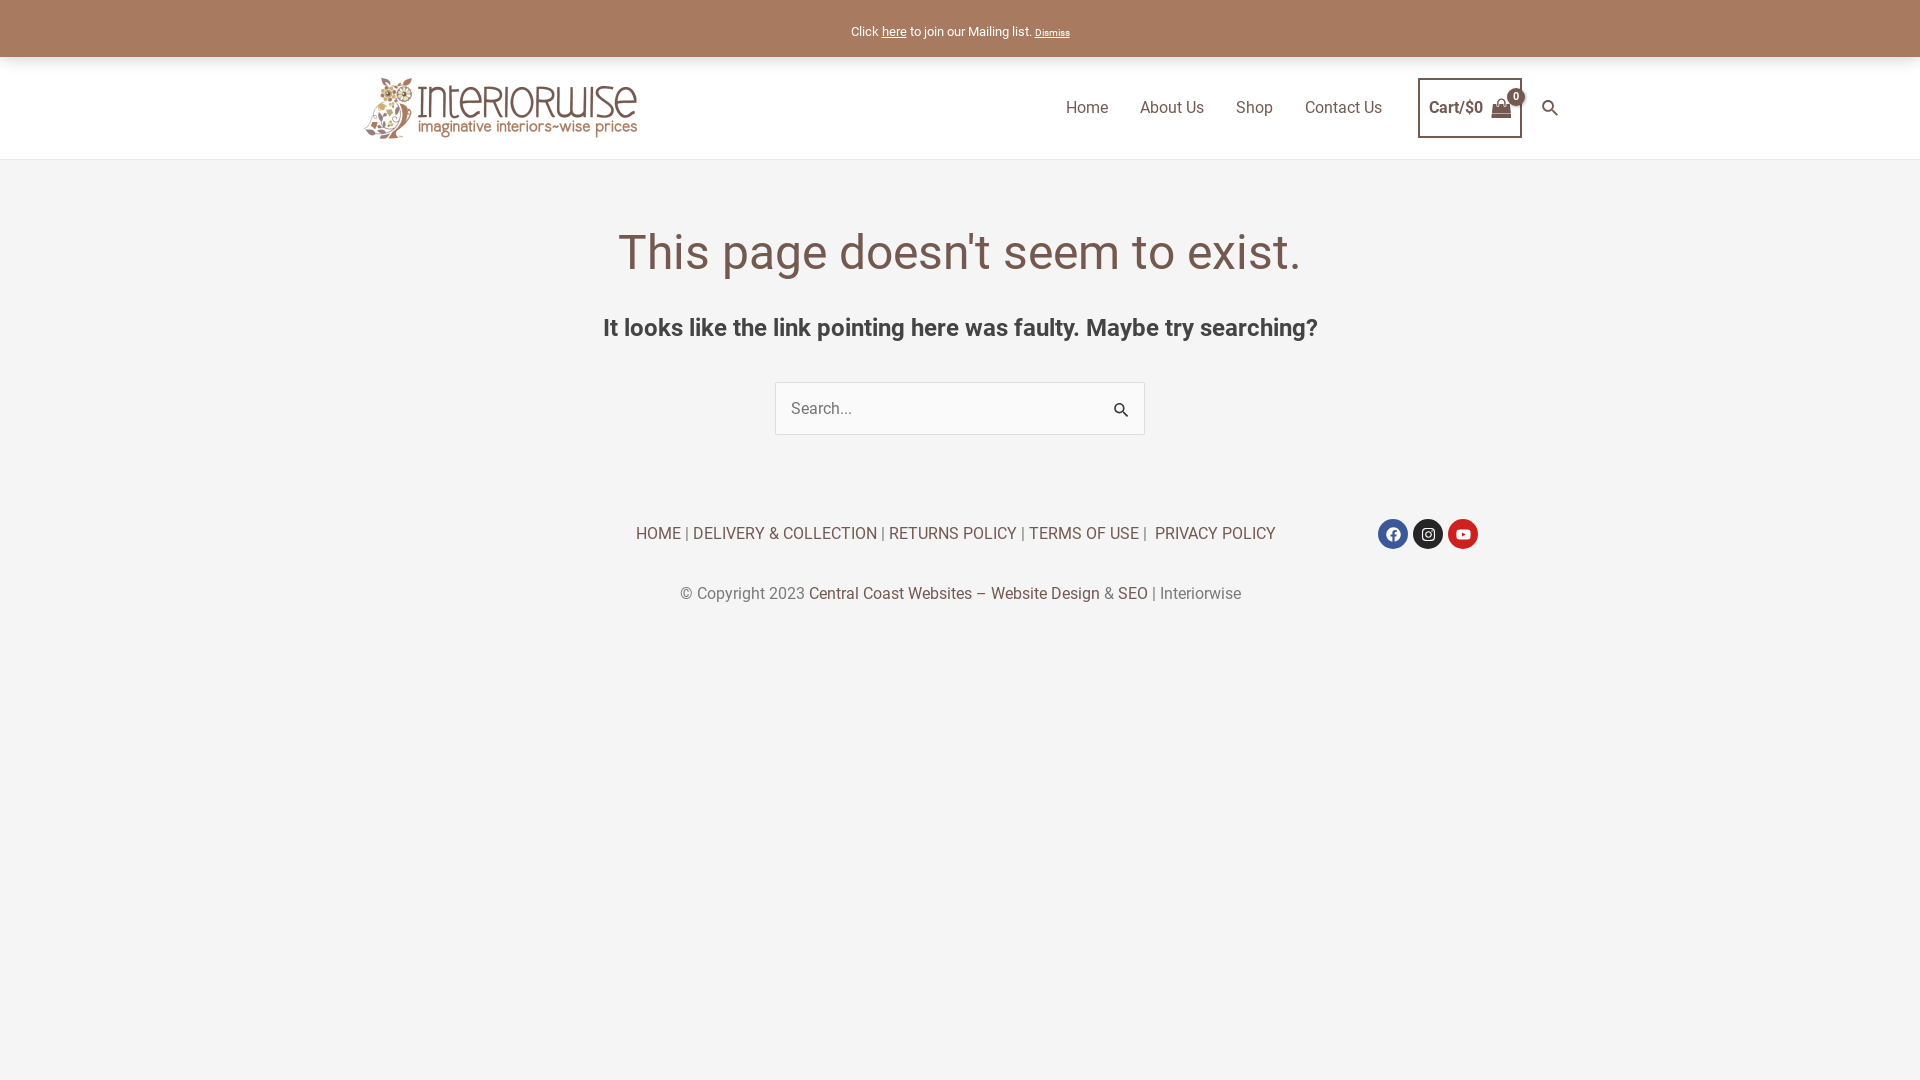  What do you see at coordinates (658, 532) in the screenshot?
I see `'HOME'` at bounding box center [658, 532].